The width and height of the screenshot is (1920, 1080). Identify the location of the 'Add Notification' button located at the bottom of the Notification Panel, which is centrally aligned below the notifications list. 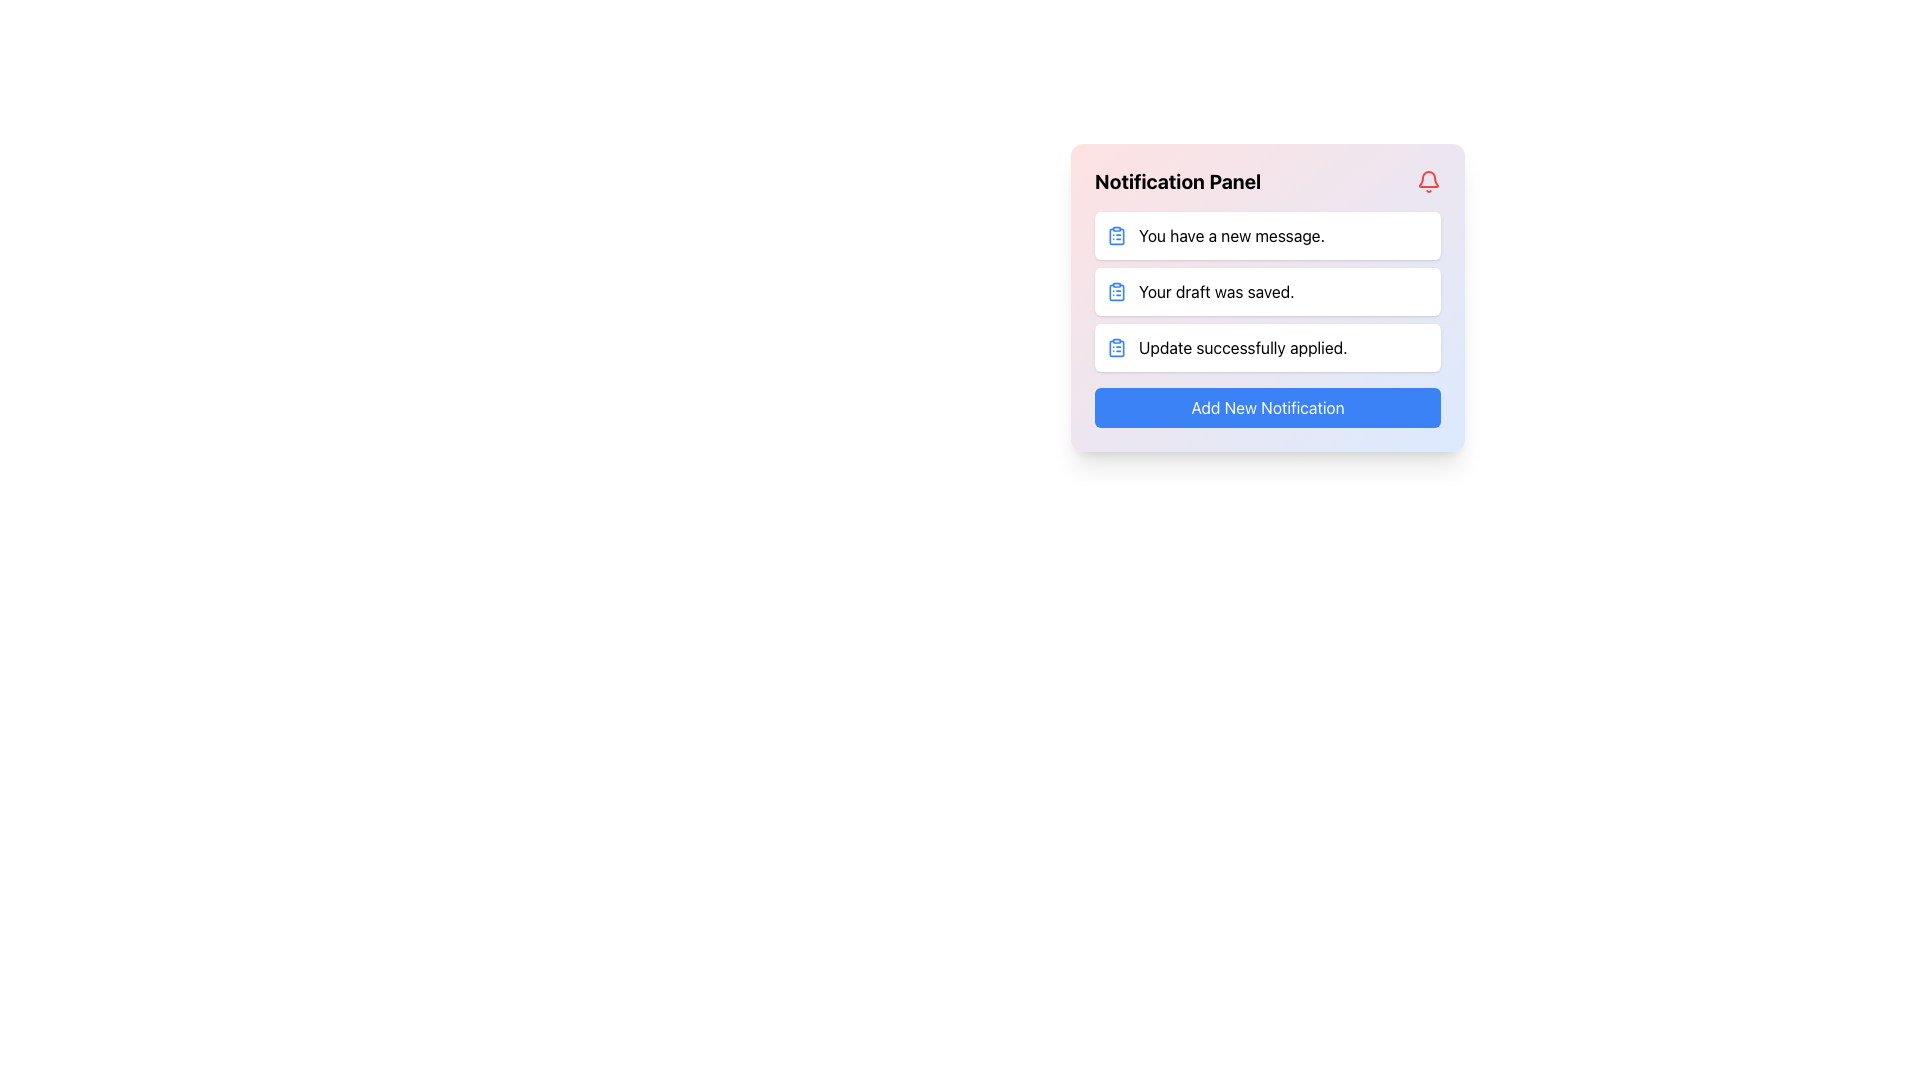
(1266, 407).